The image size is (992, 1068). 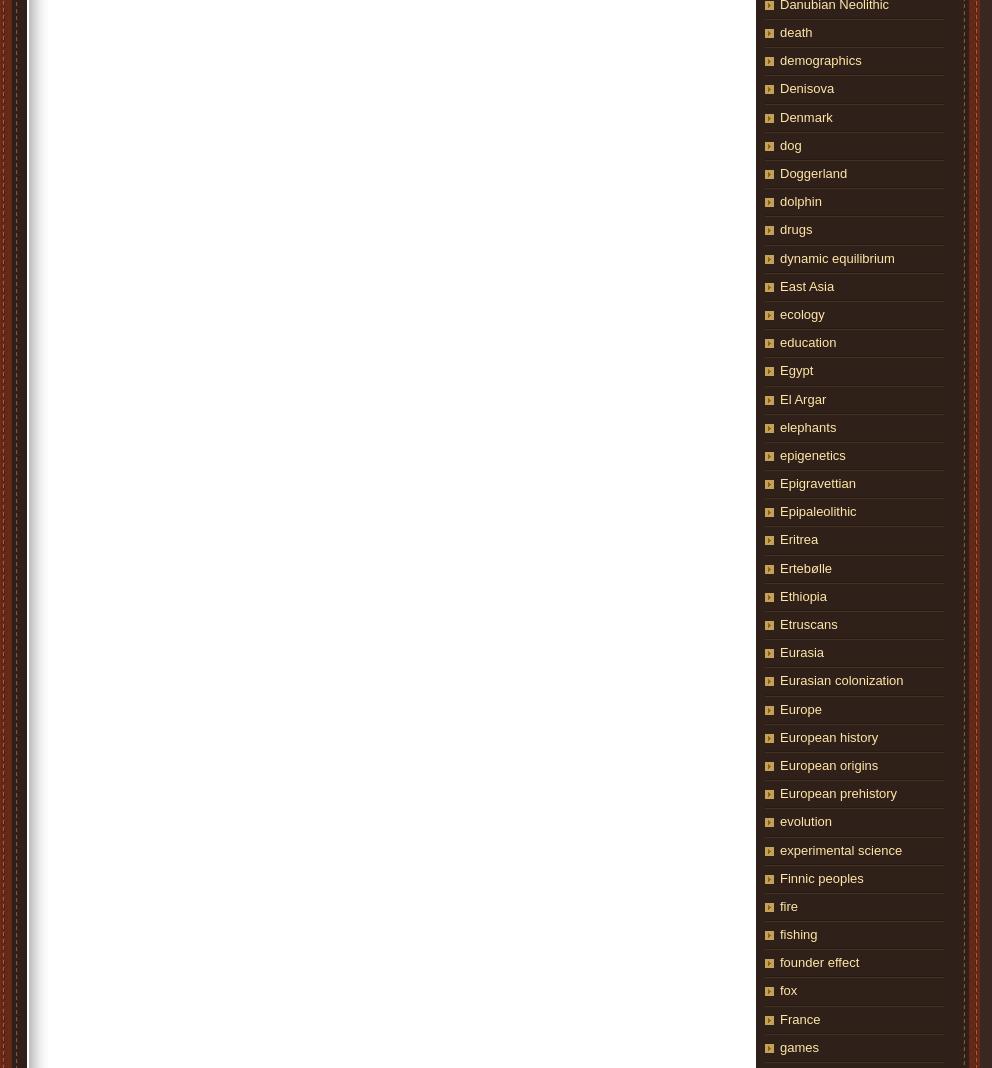 What do you see at coordinates (820, 59) in the screenshot?
I see `'demographics'` at bounding box center [820, 59].